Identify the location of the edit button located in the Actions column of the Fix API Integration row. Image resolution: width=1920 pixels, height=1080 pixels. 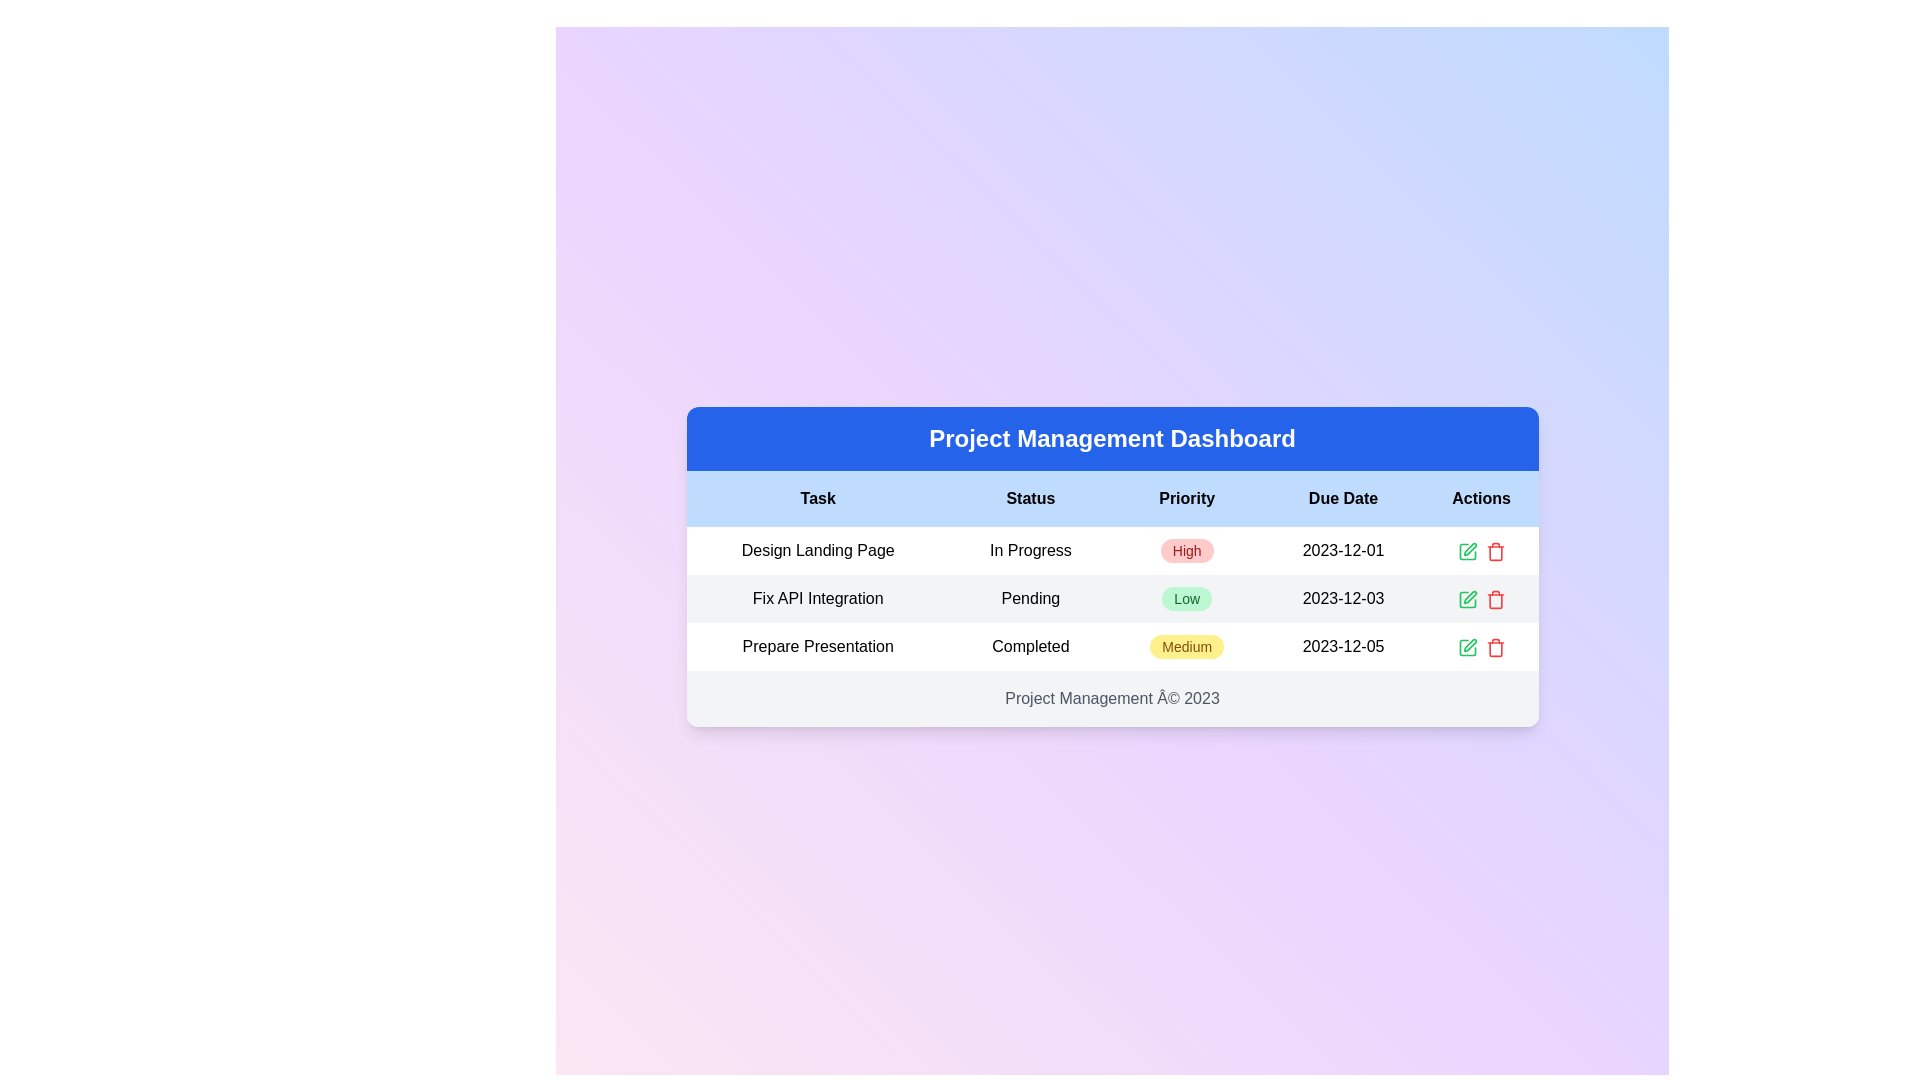
(1467, 597).